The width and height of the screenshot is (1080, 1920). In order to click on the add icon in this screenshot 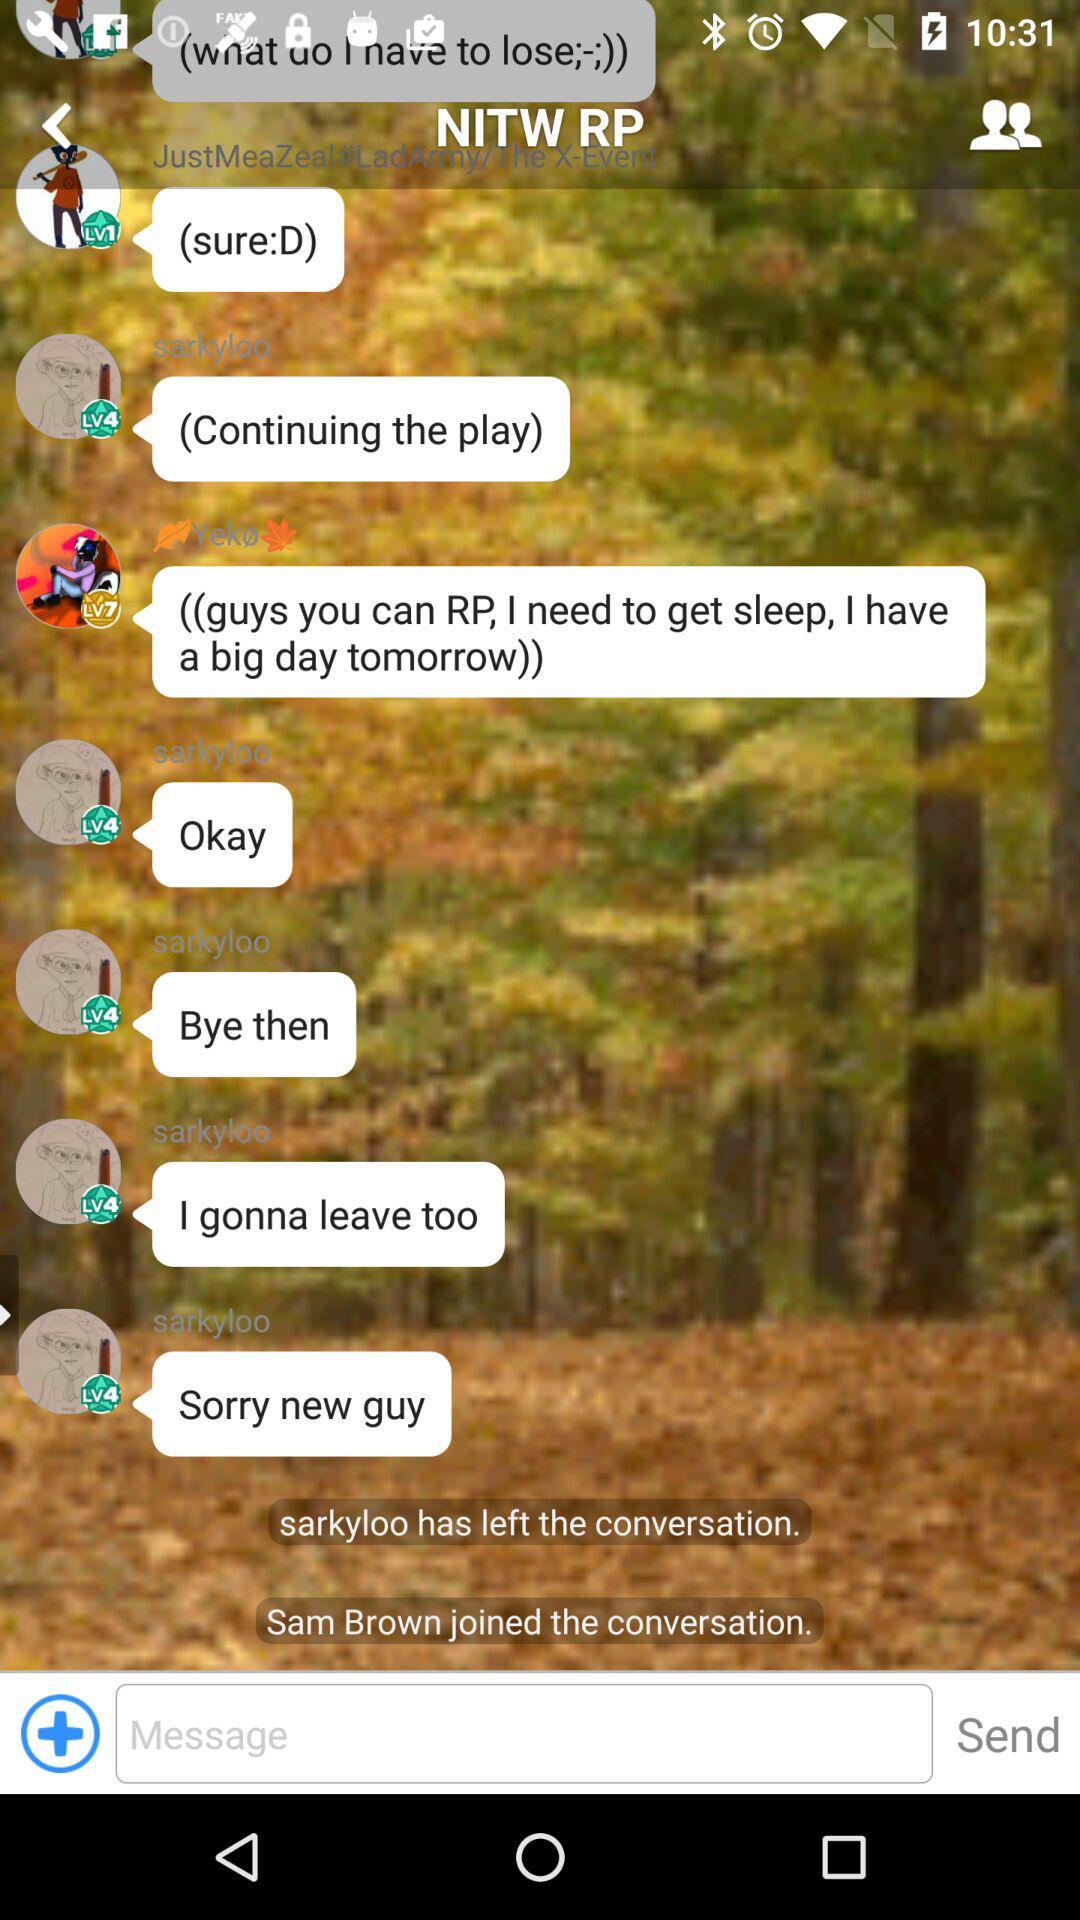, I will do `click(59, 1732)`.